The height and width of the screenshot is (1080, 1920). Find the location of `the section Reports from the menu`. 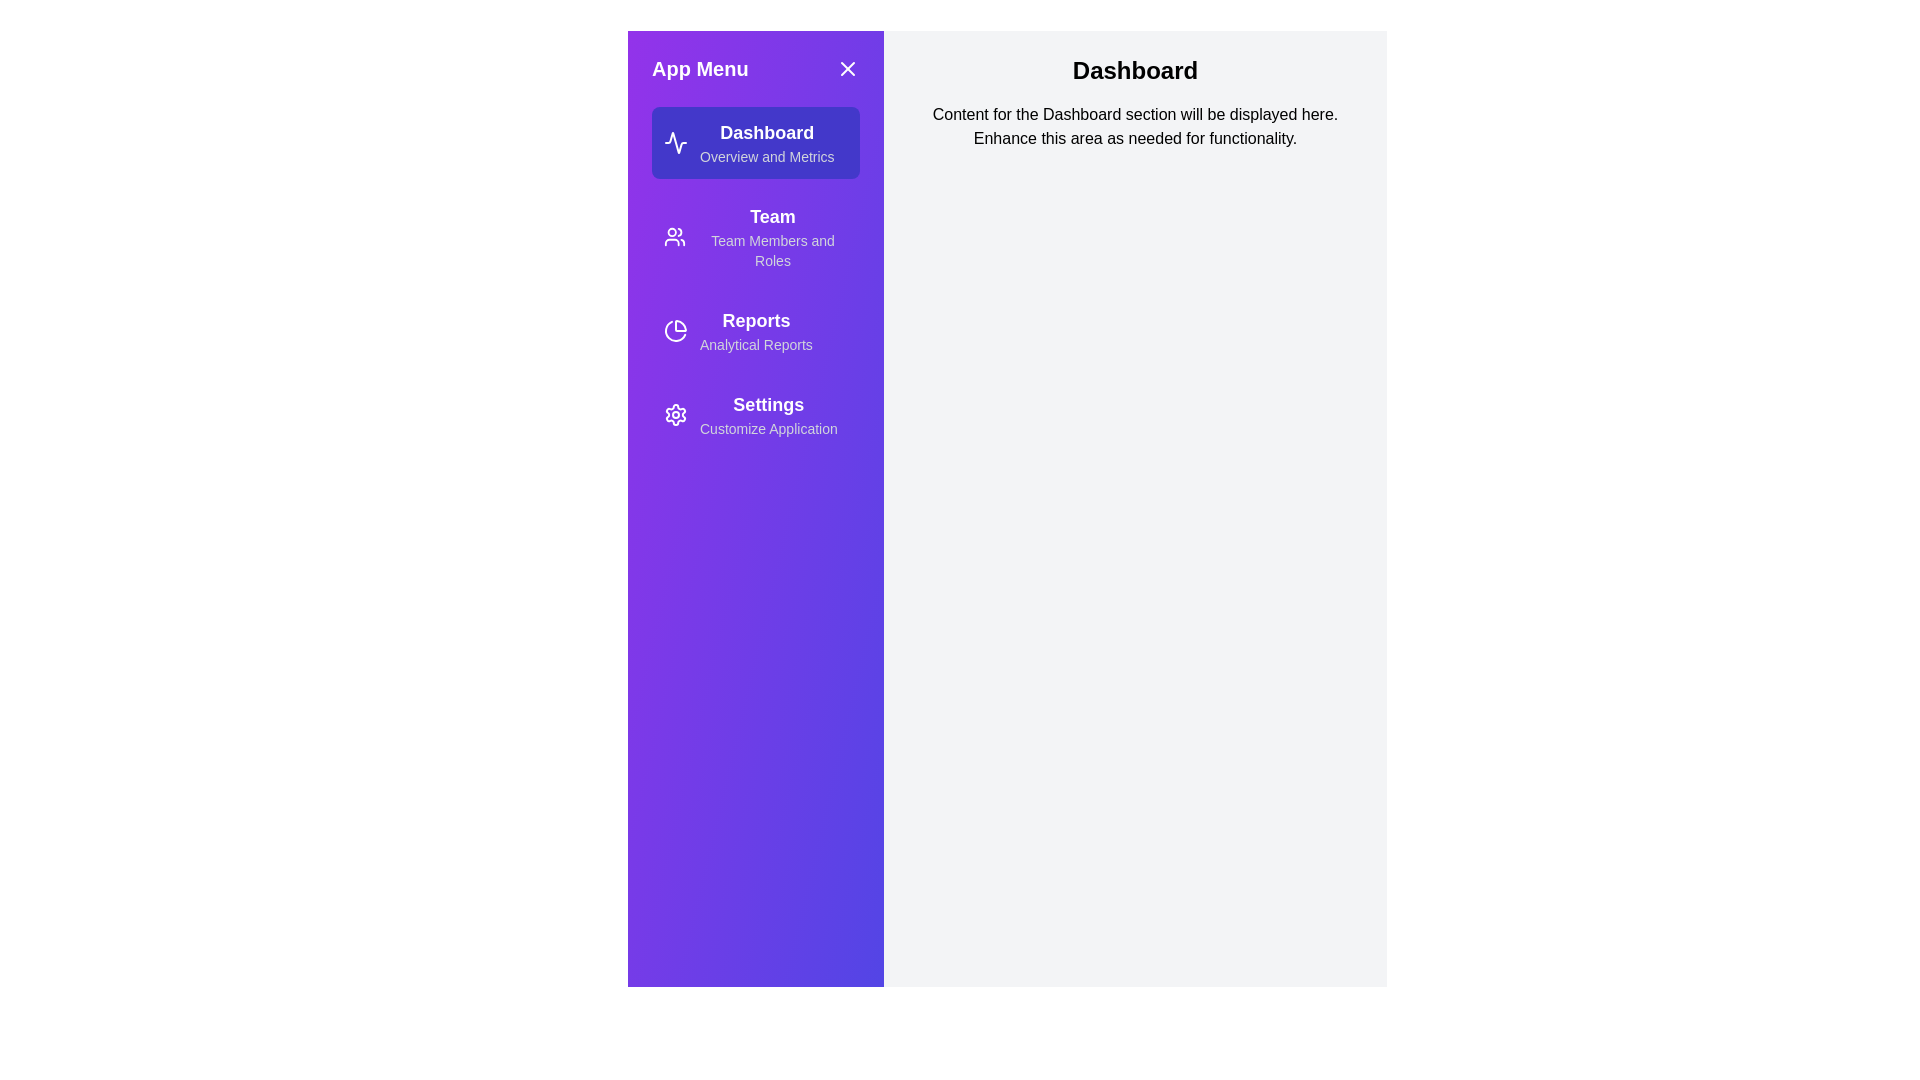

the section Reports from the menu is located at coordinates (754, 330).